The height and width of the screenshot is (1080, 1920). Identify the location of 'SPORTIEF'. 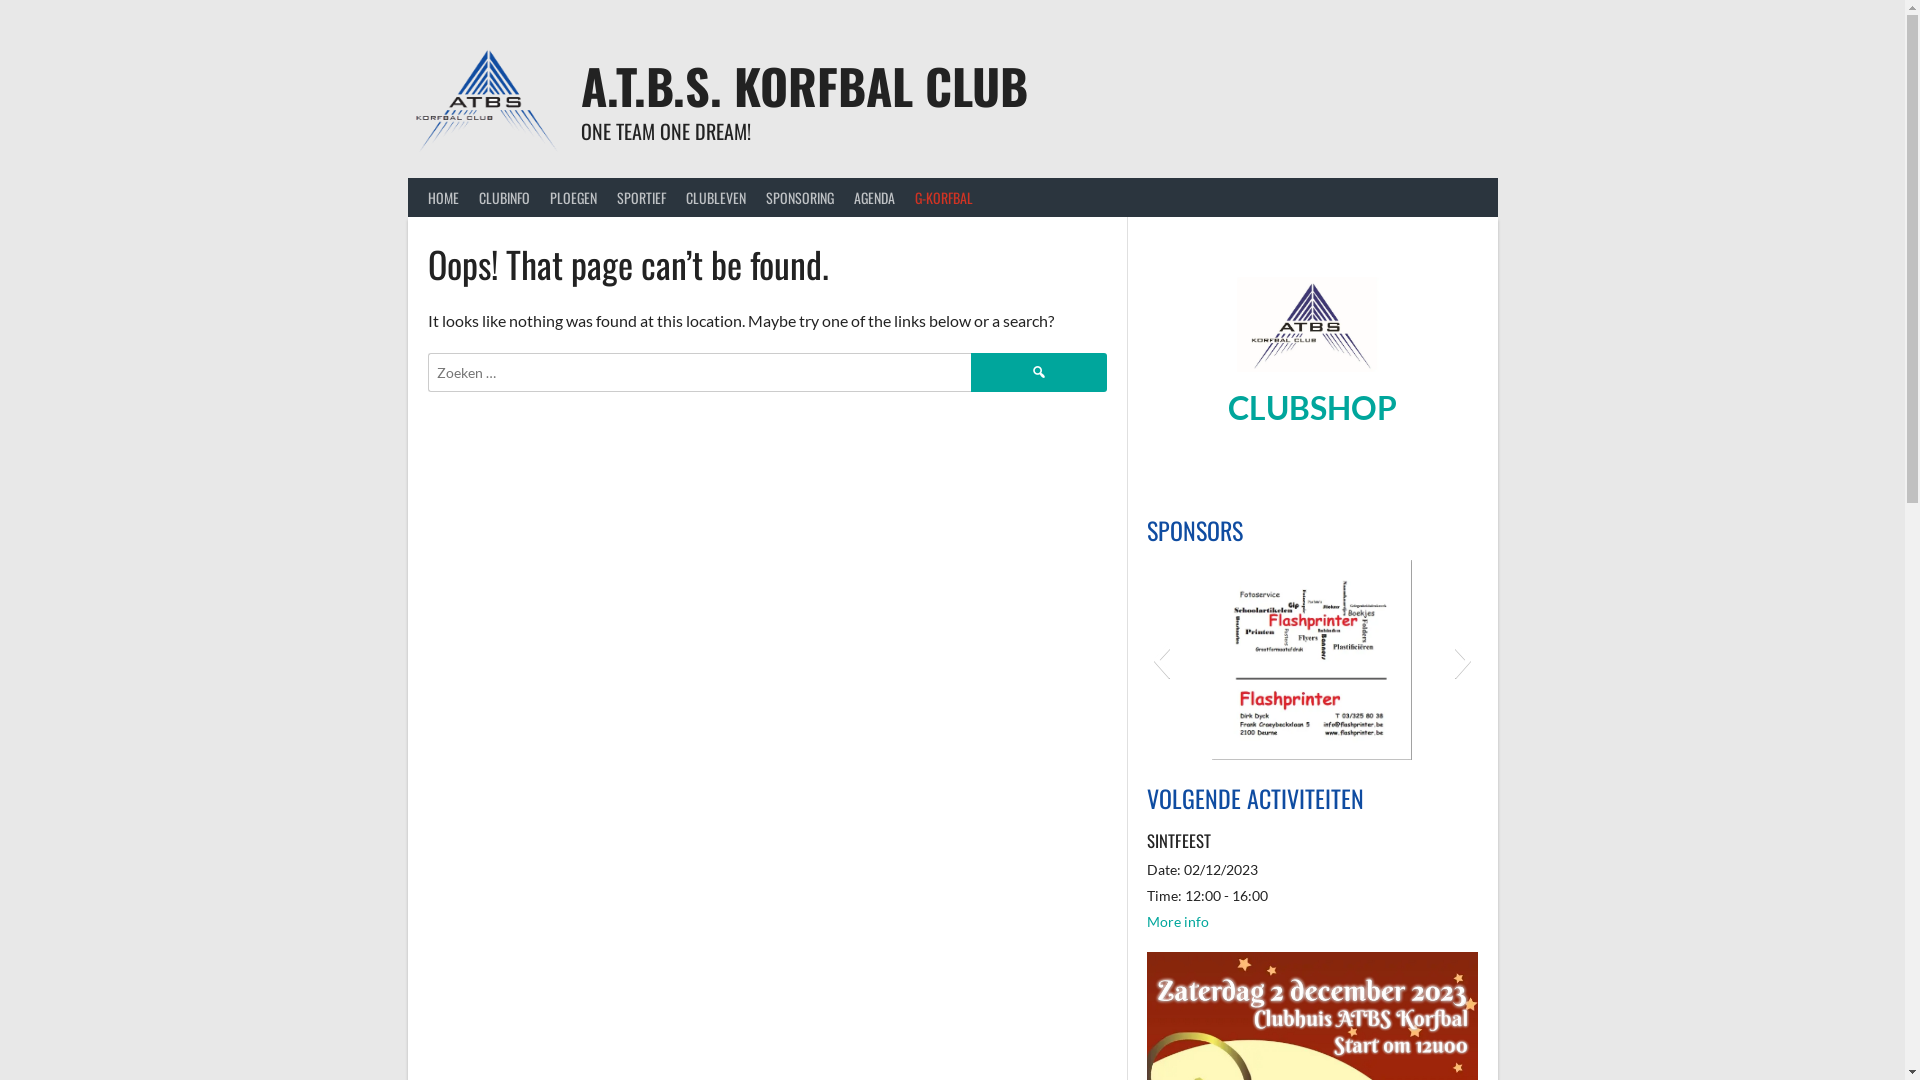
(640, 197).